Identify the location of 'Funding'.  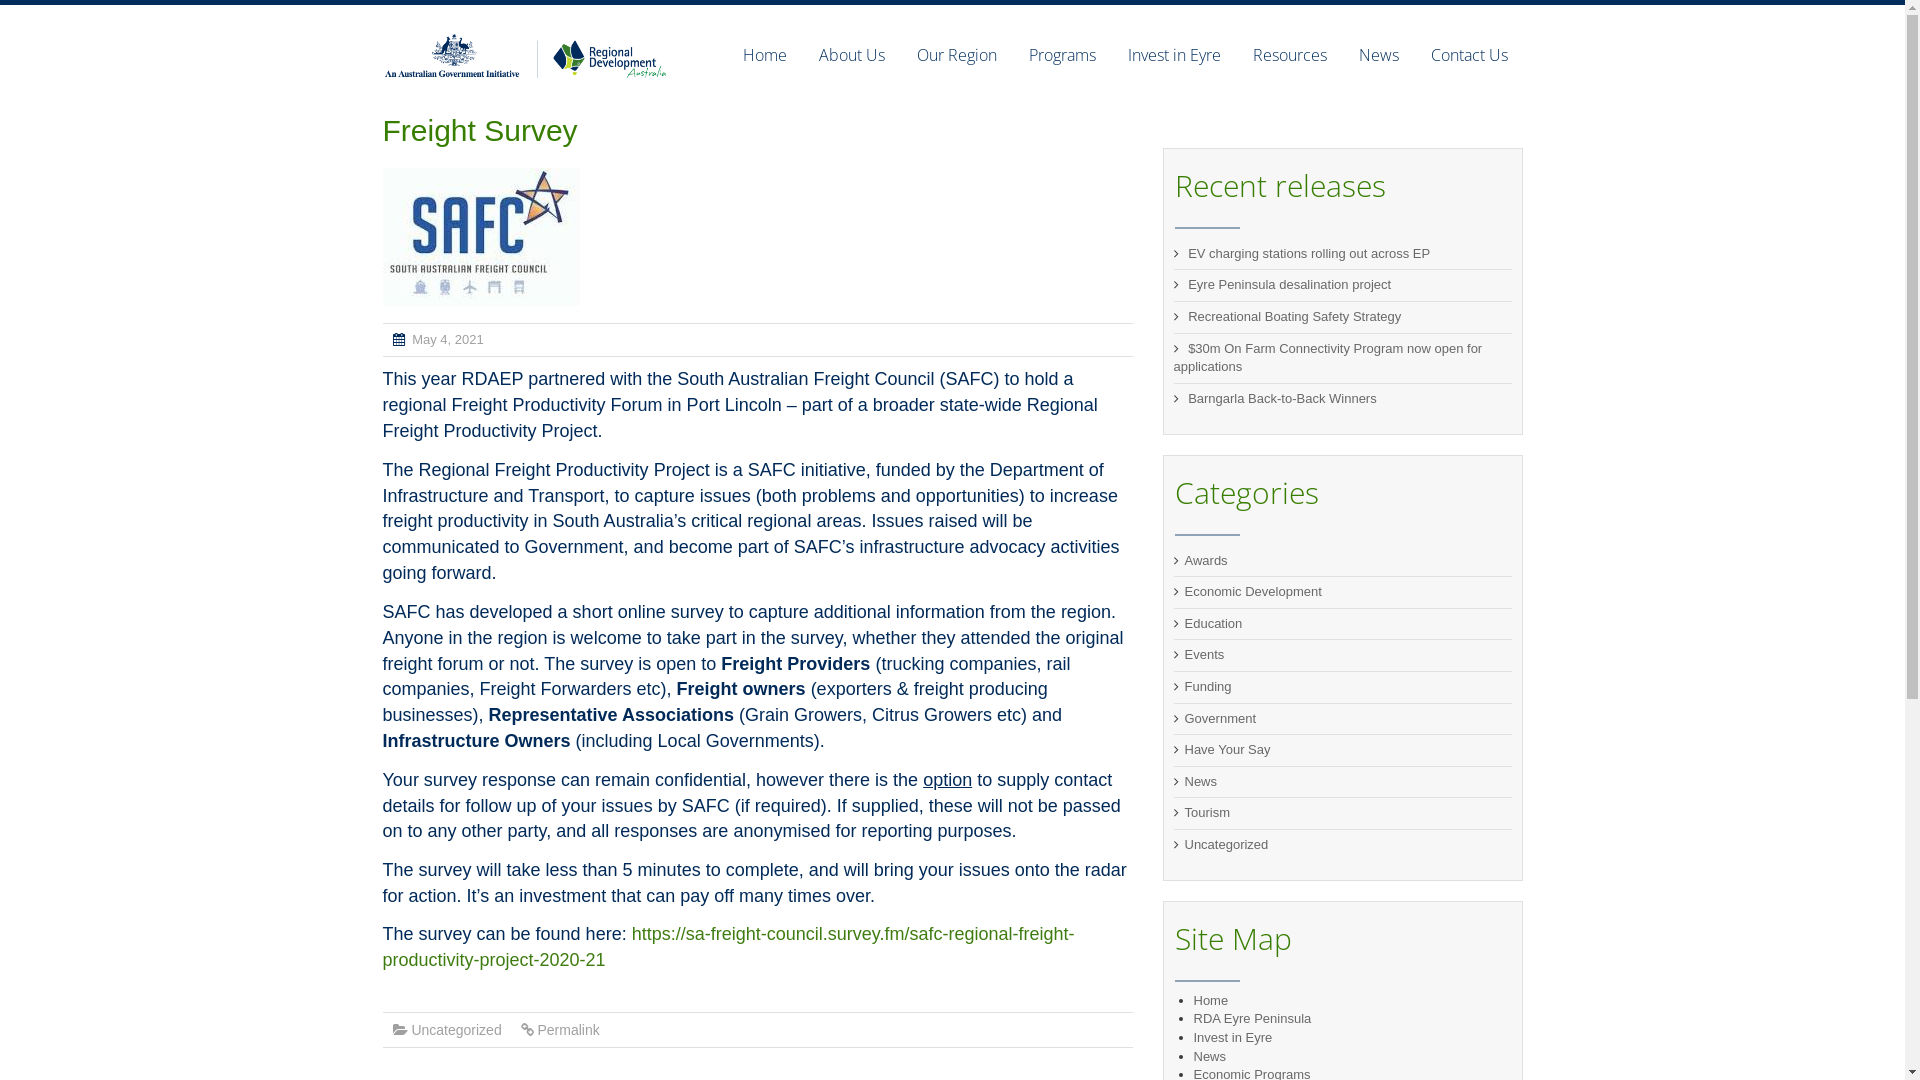
(1206, 685).